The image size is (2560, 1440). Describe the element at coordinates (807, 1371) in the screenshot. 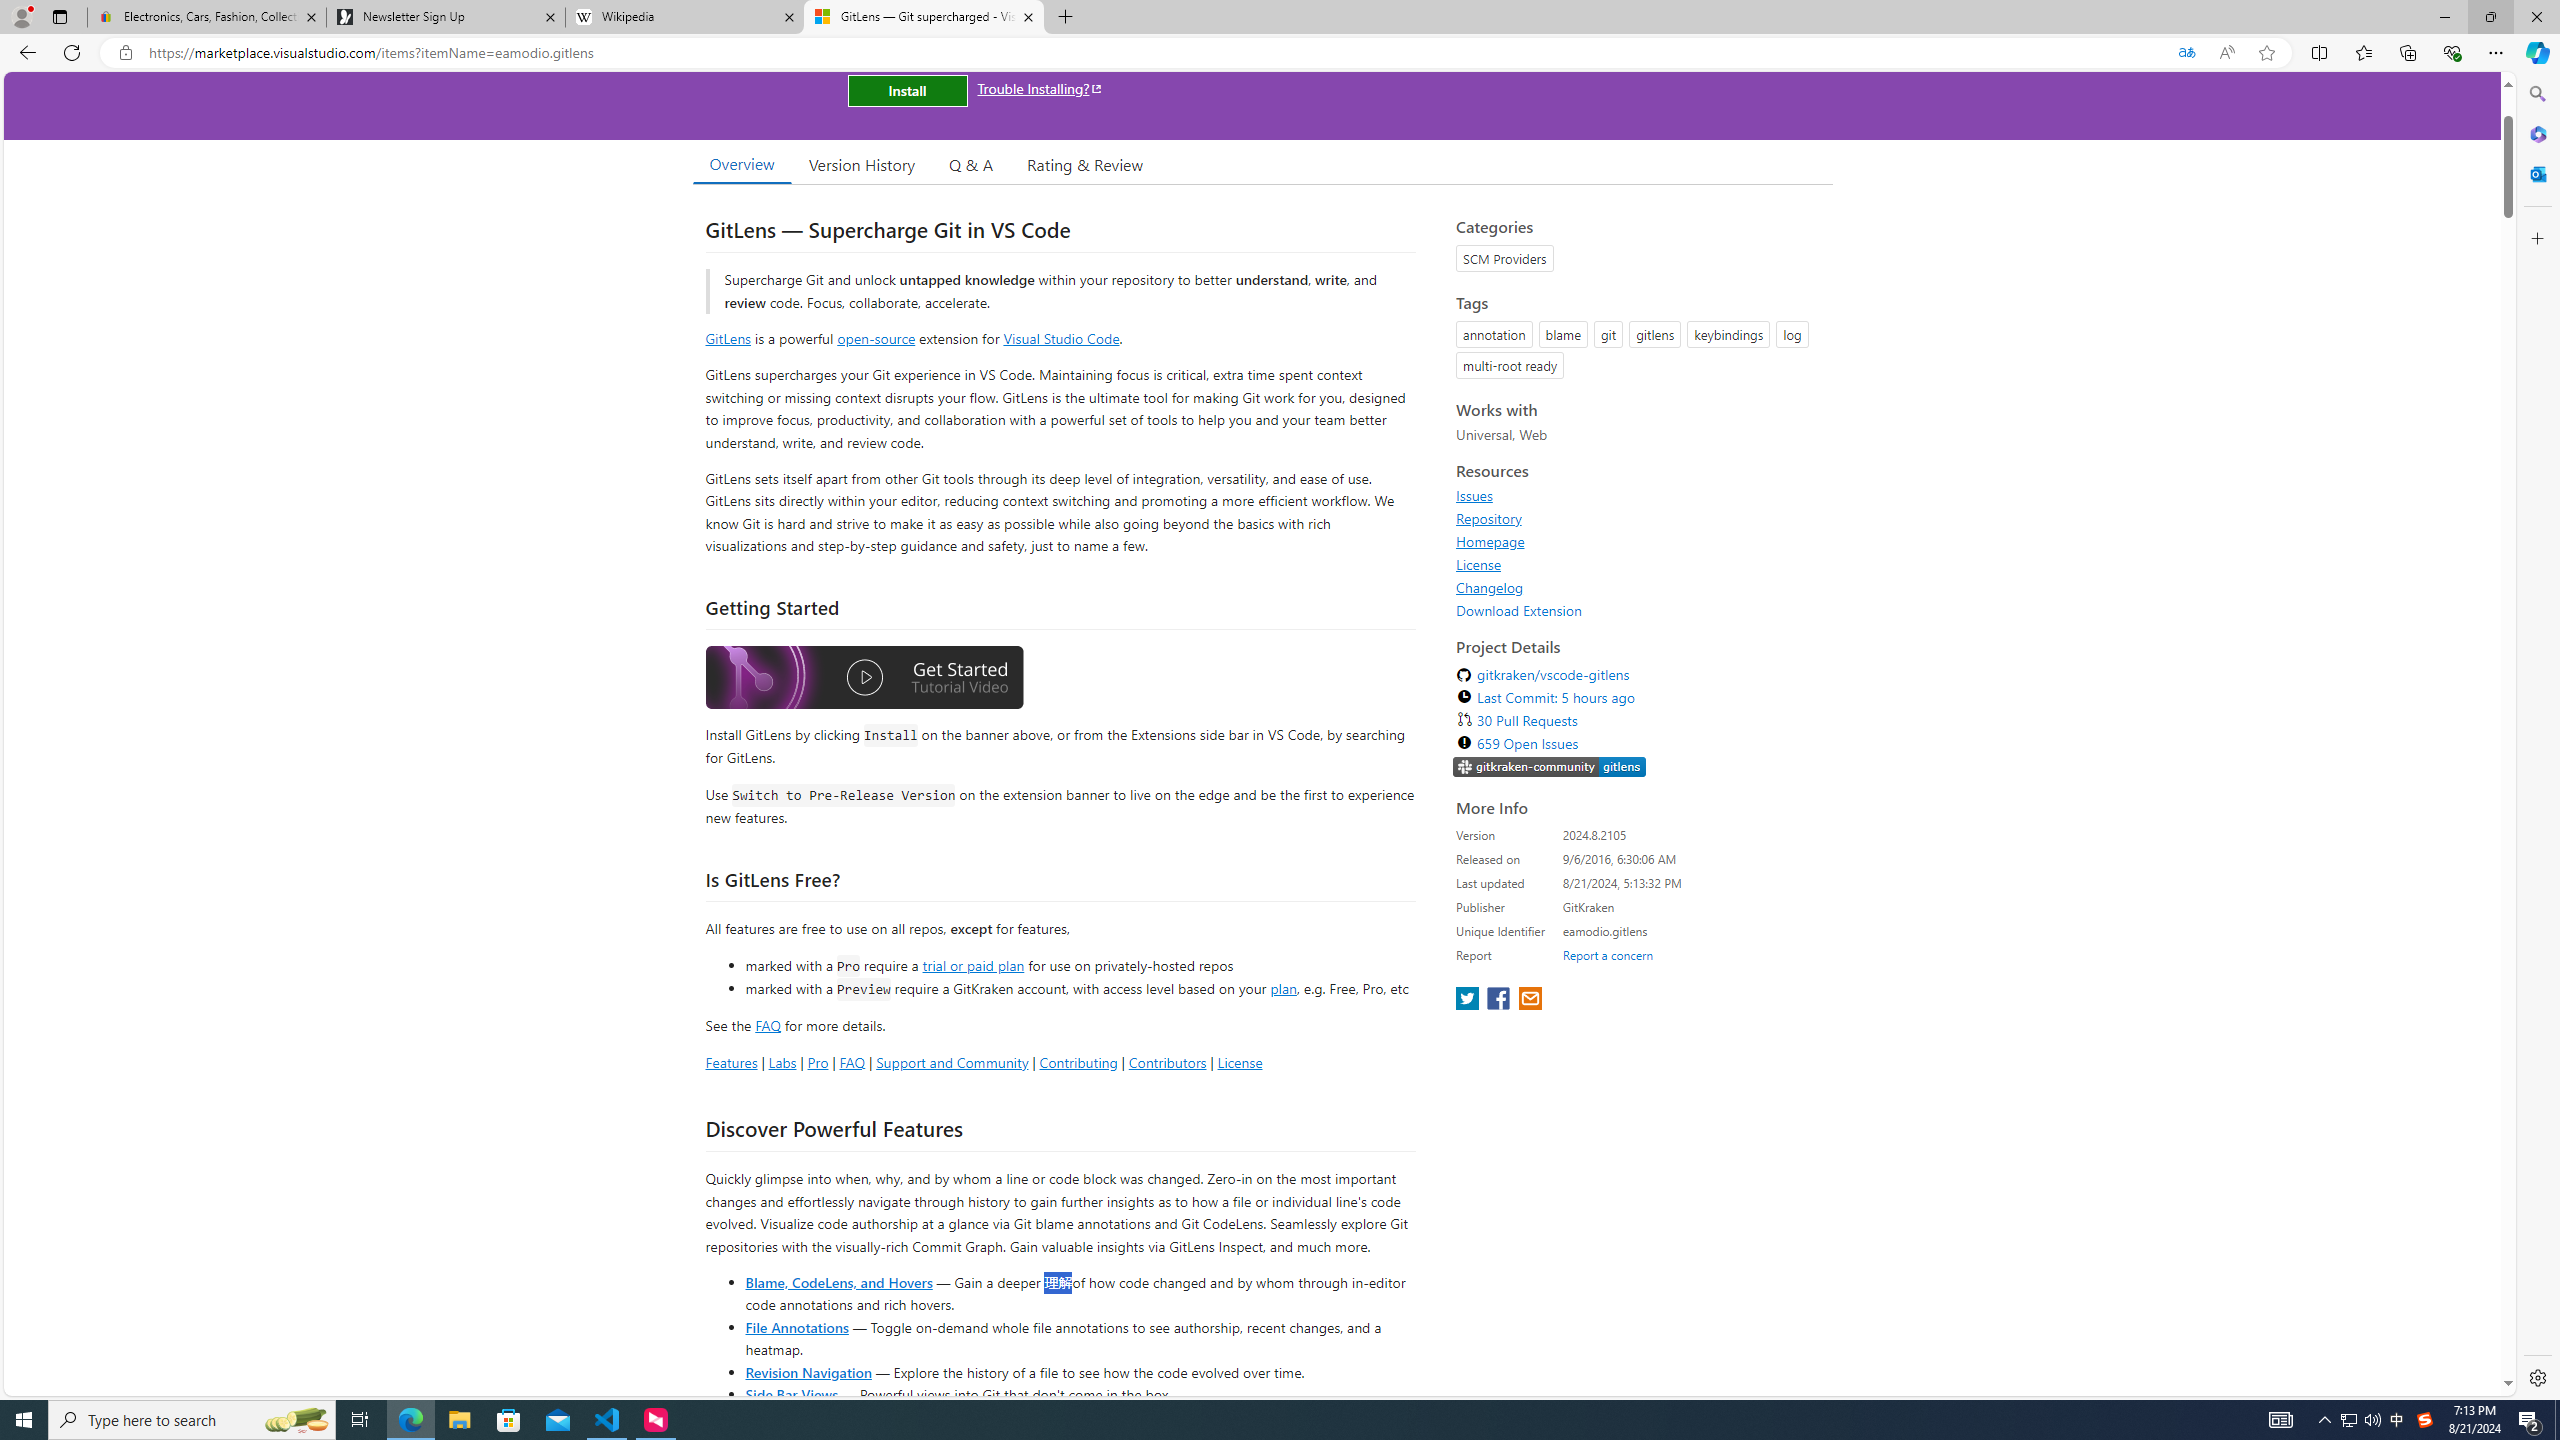

I see `'Revision Navigation'` at that location.